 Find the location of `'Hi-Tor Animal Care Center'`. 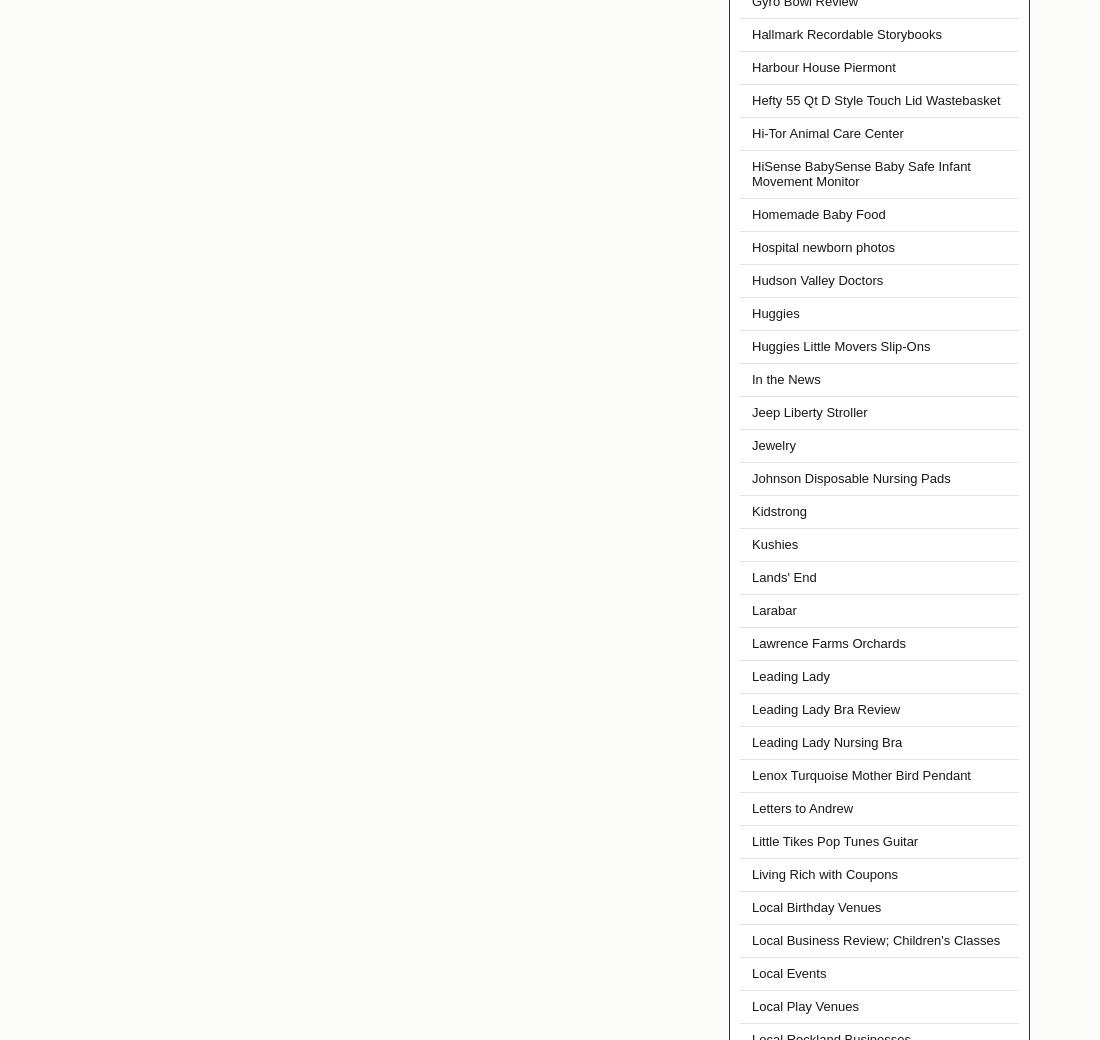

'Hi-Tor Animal Care Center' is located at coordinates (826, 133).